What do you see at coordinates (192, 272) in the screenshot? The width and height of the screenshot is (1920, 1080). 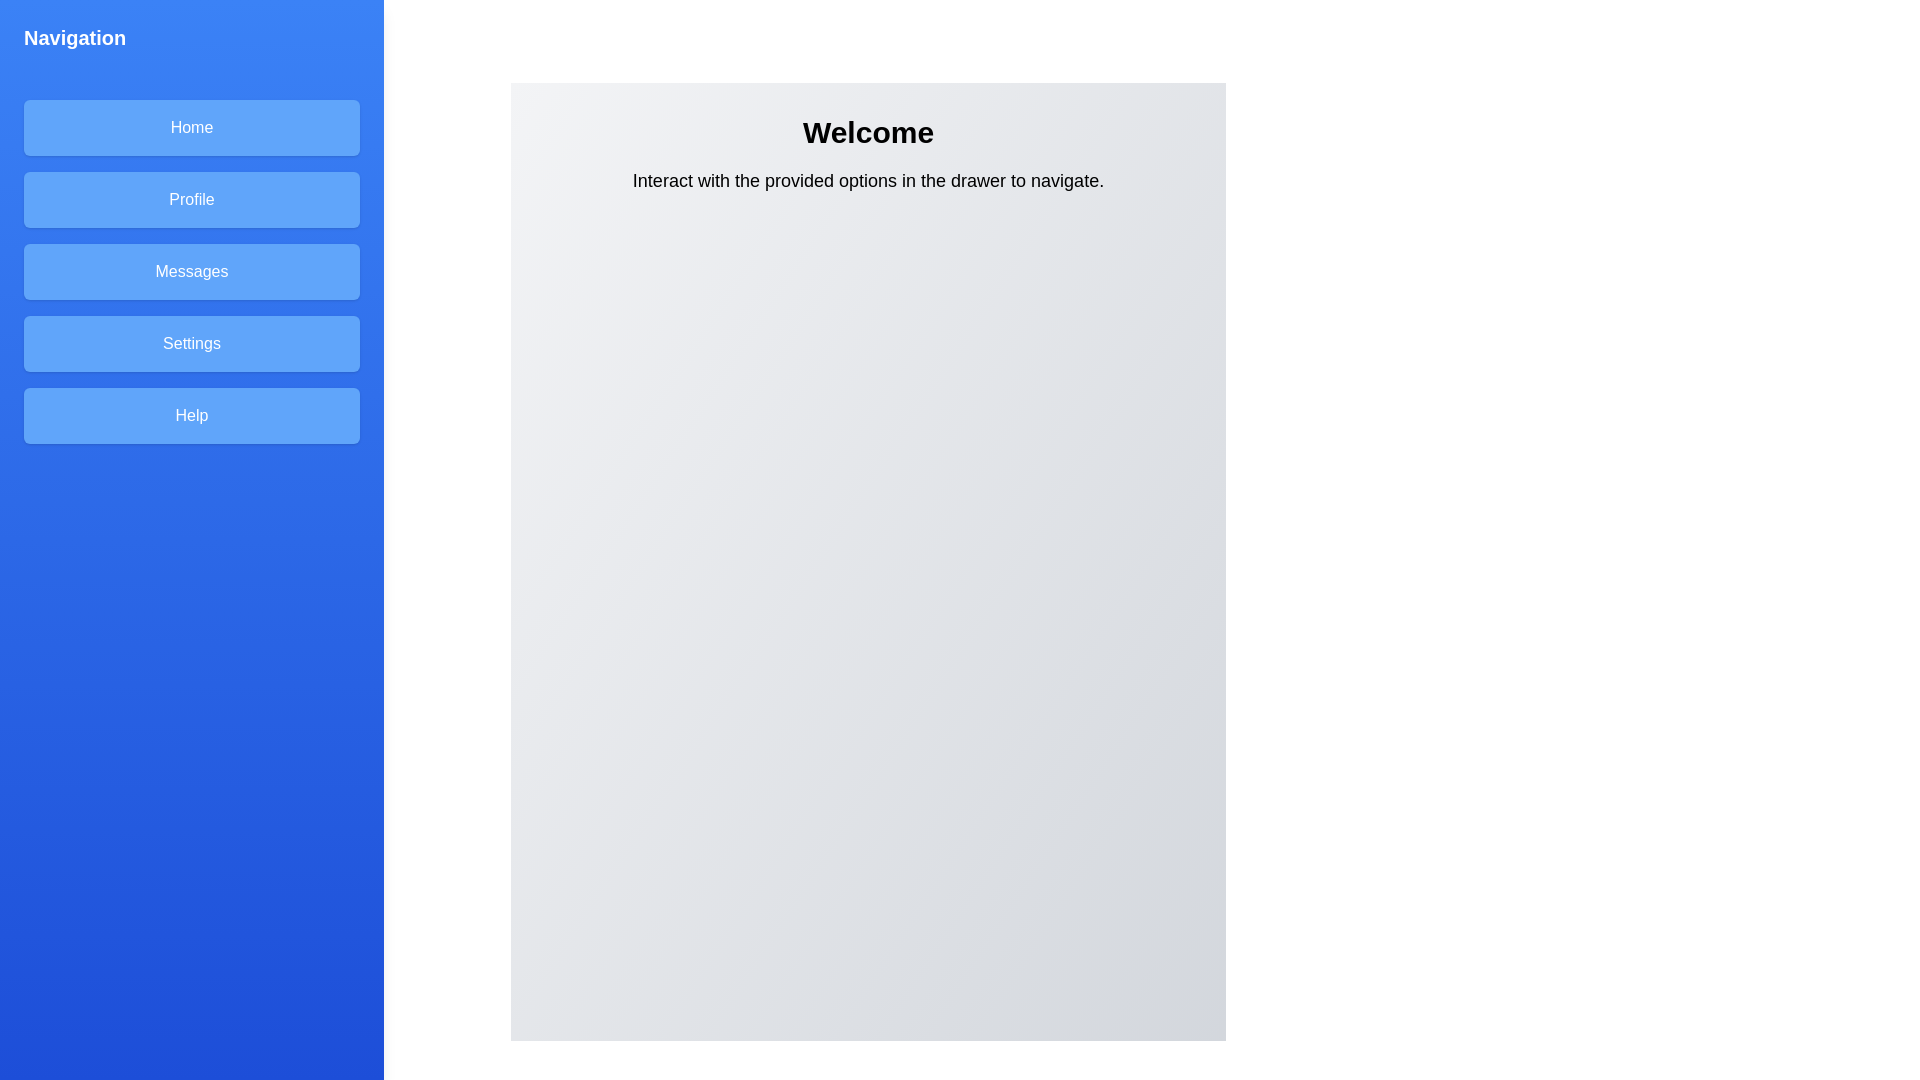 I see `the Messages in the navigation drawer to navigate` at bounding box center [192, 272].